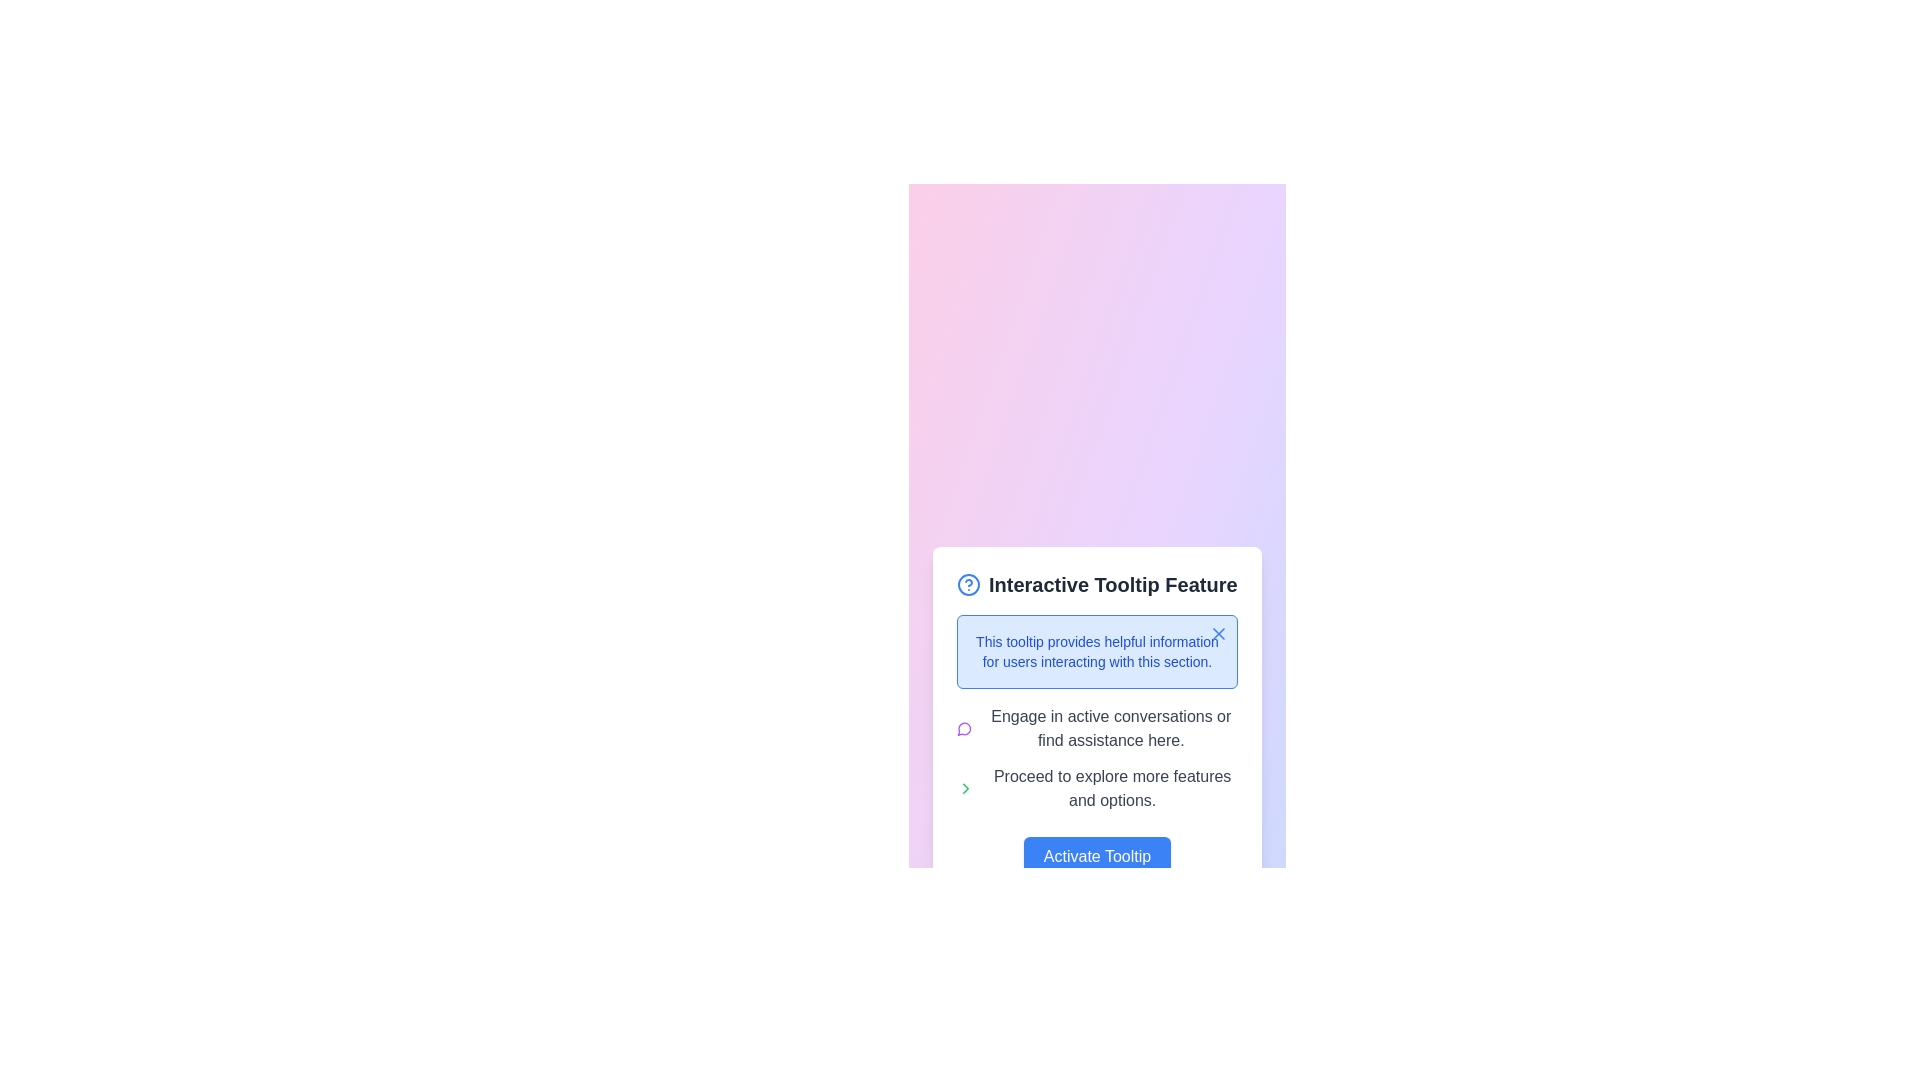  What do you see at coordinates (1096, 651) in the screenshot?
I see `contextual information from the tooltip text block located centrally below the title 'Interactive Tooltip Feature' in the popup` at bounding box center [1096, 651].